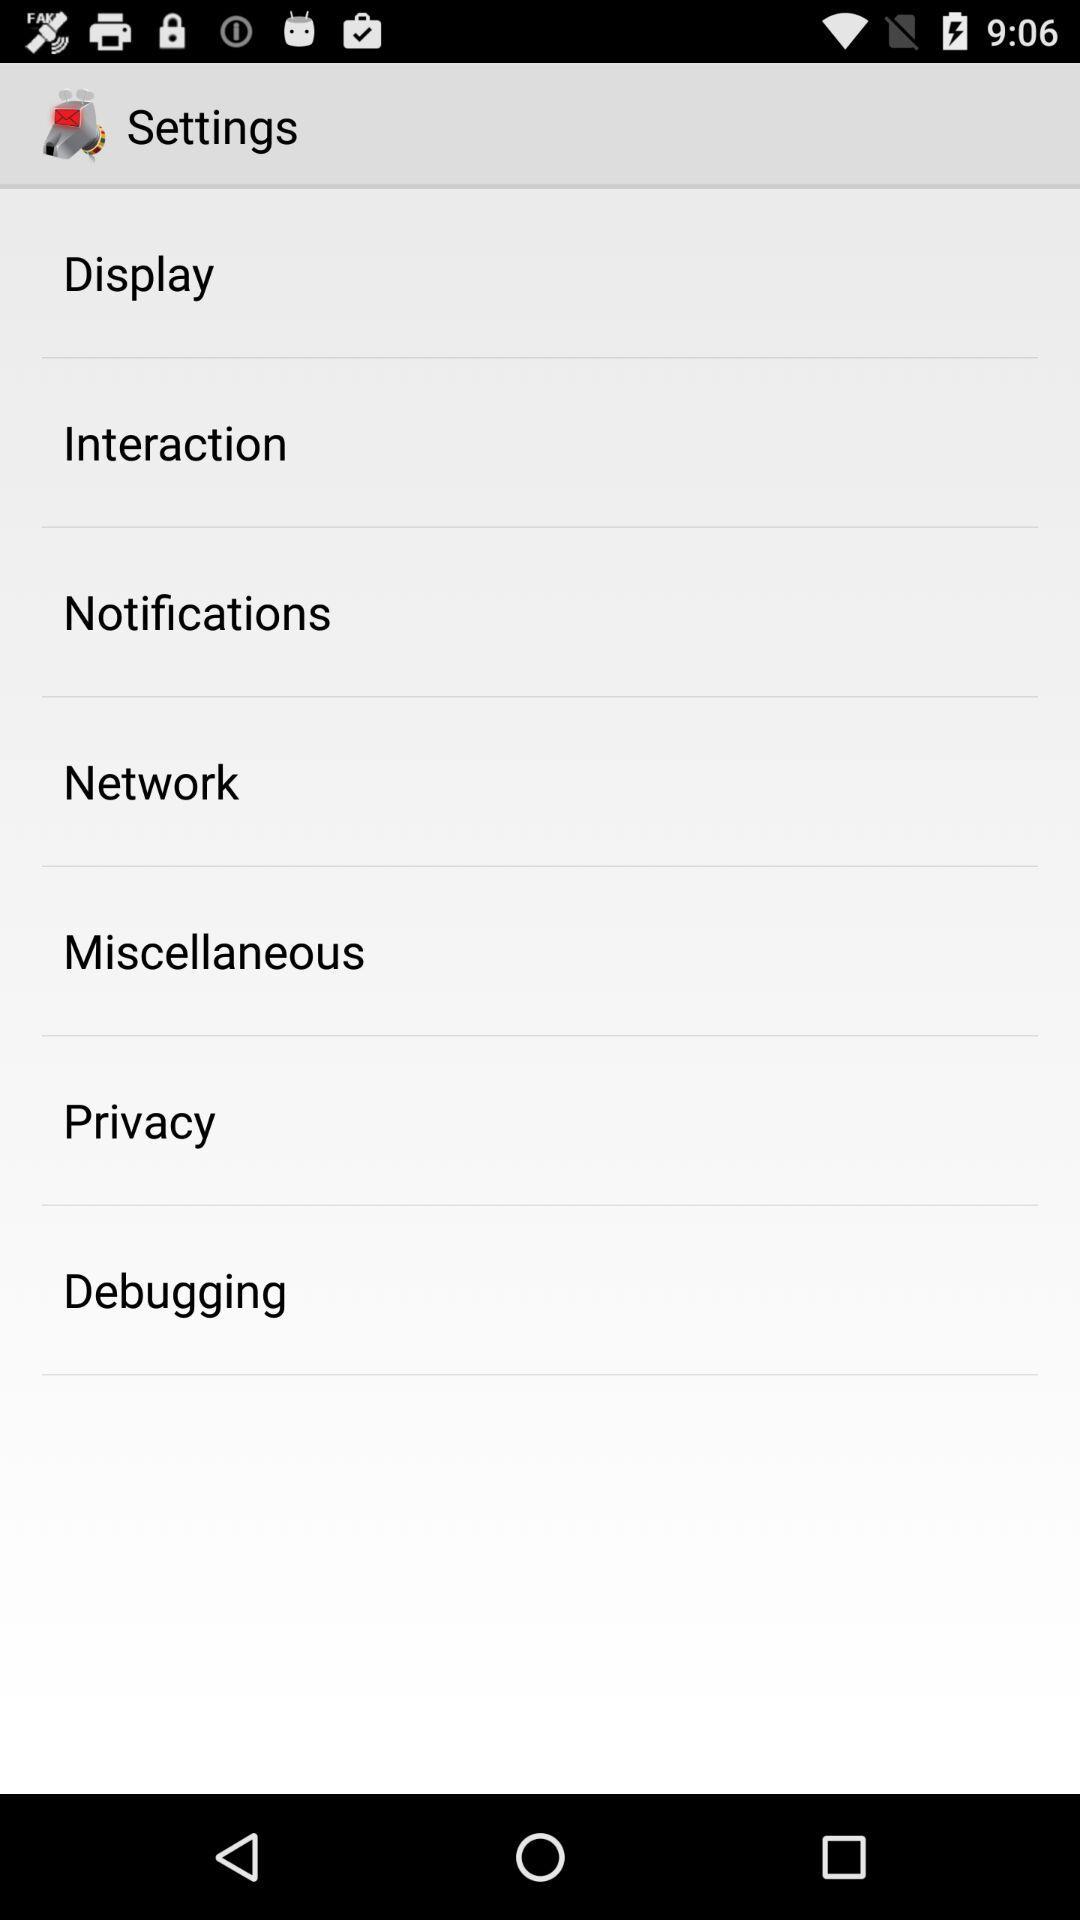 Image resolution: width=1080 pixels, height=1920 pixels. What do you see at coordinates (150, 780) in the screenshot?
I see `network` at bounding box center [150, 780].